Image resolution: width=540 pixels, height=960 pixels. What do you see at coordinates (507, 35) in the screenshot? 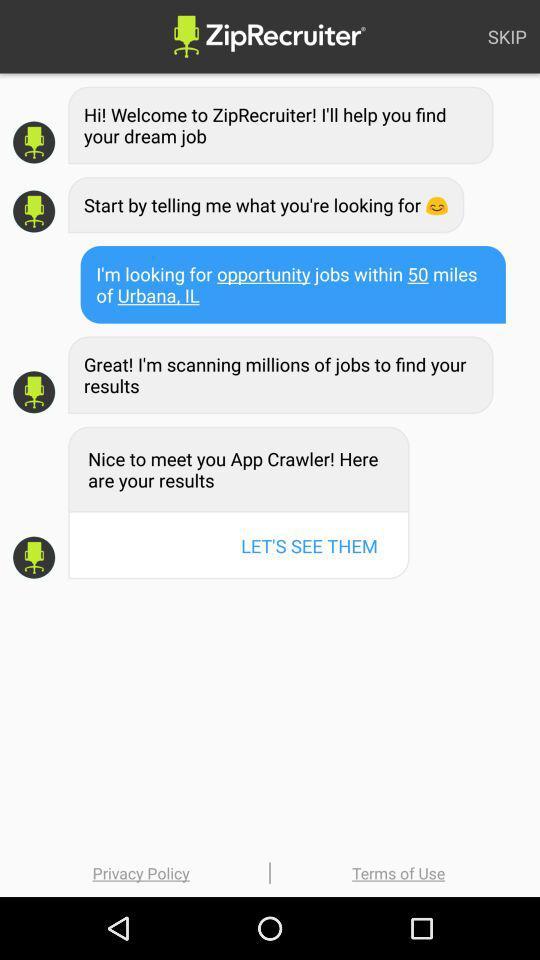
I see `skip at the top right corner` at bounding box center [507, 35].